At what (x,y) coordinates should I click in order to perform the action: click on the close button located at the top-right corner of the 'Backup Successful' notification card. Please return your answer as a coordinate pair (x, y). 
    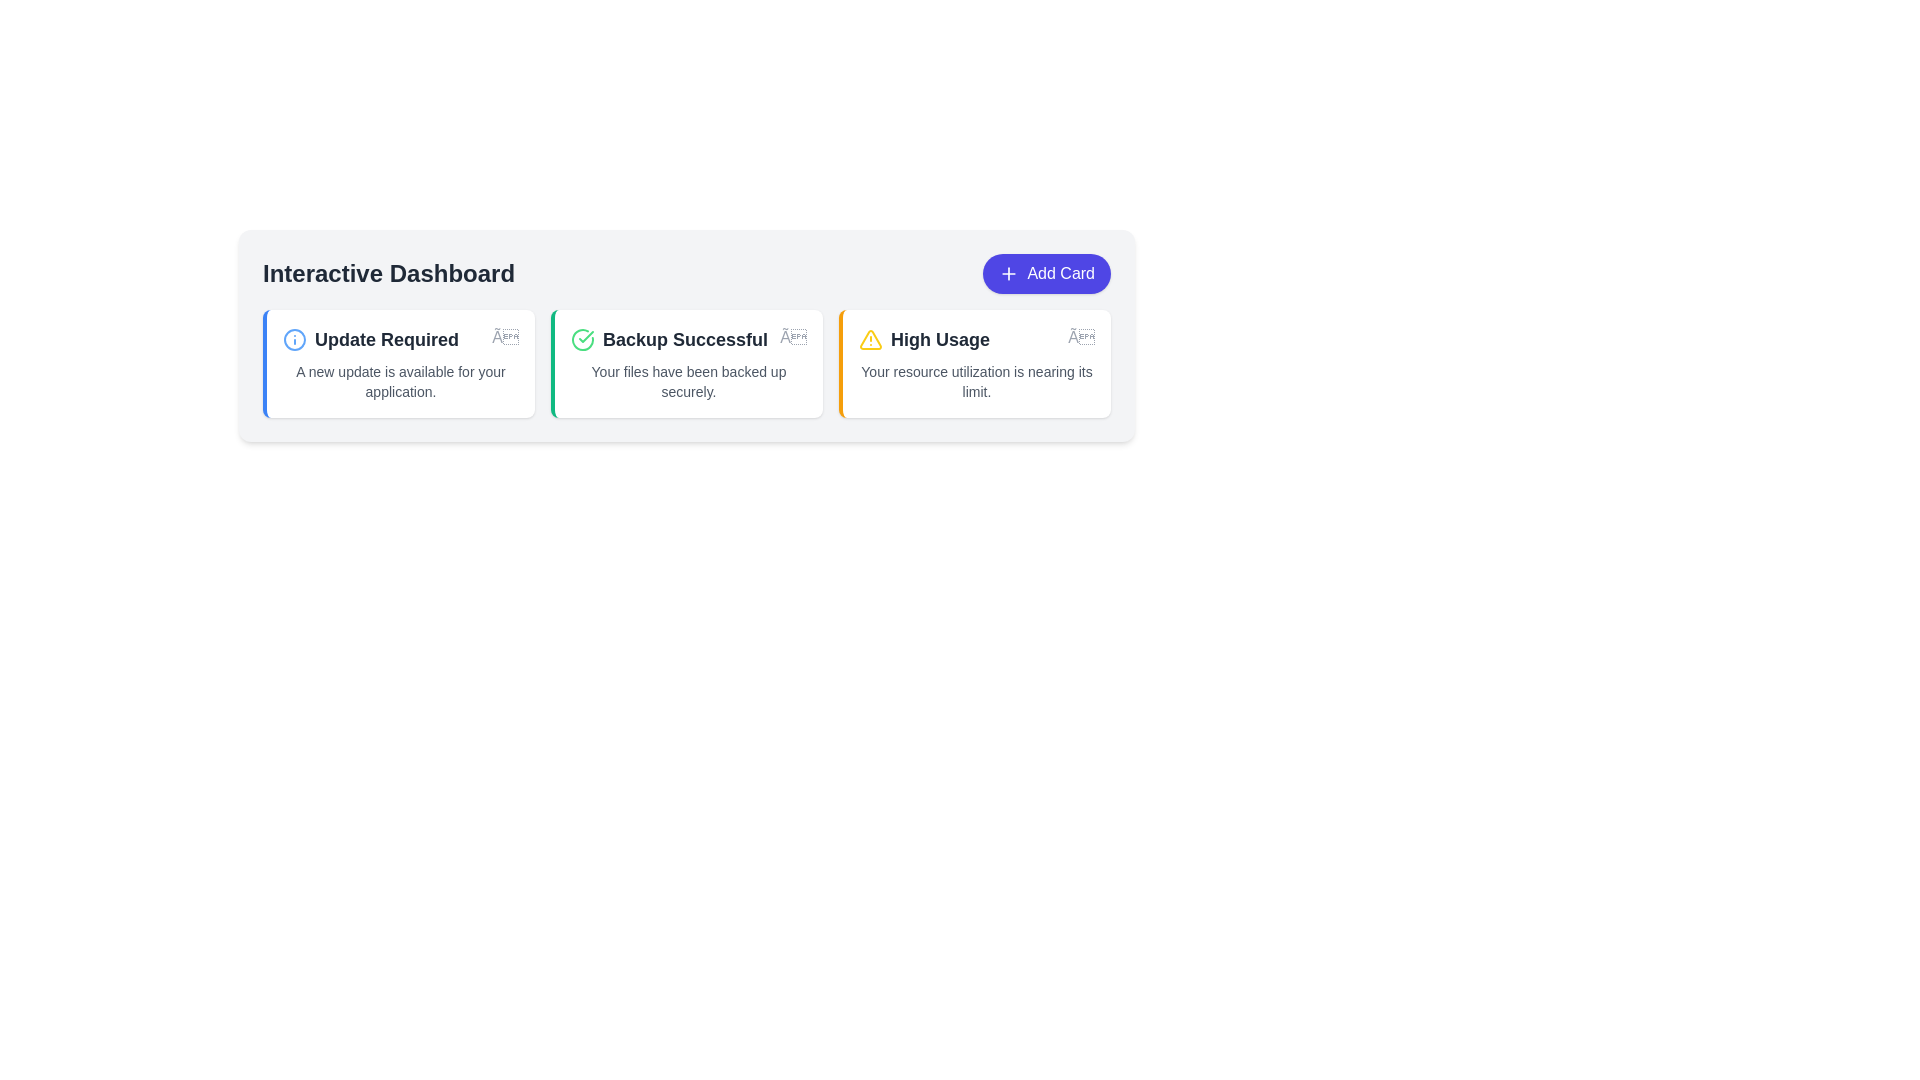
    Looking at the image, I should click on (792, 337).